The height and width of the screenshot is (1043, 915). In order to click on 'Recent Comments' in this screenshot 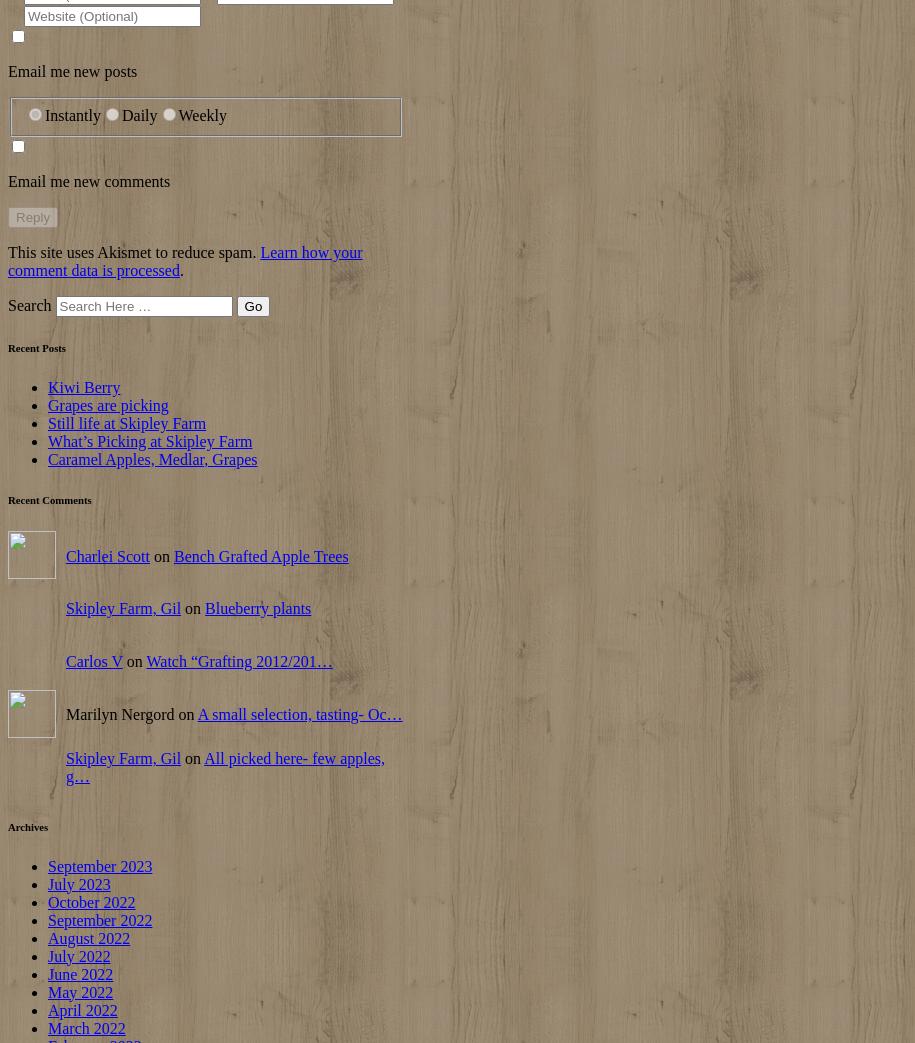, I will do `click(7, 497)`.